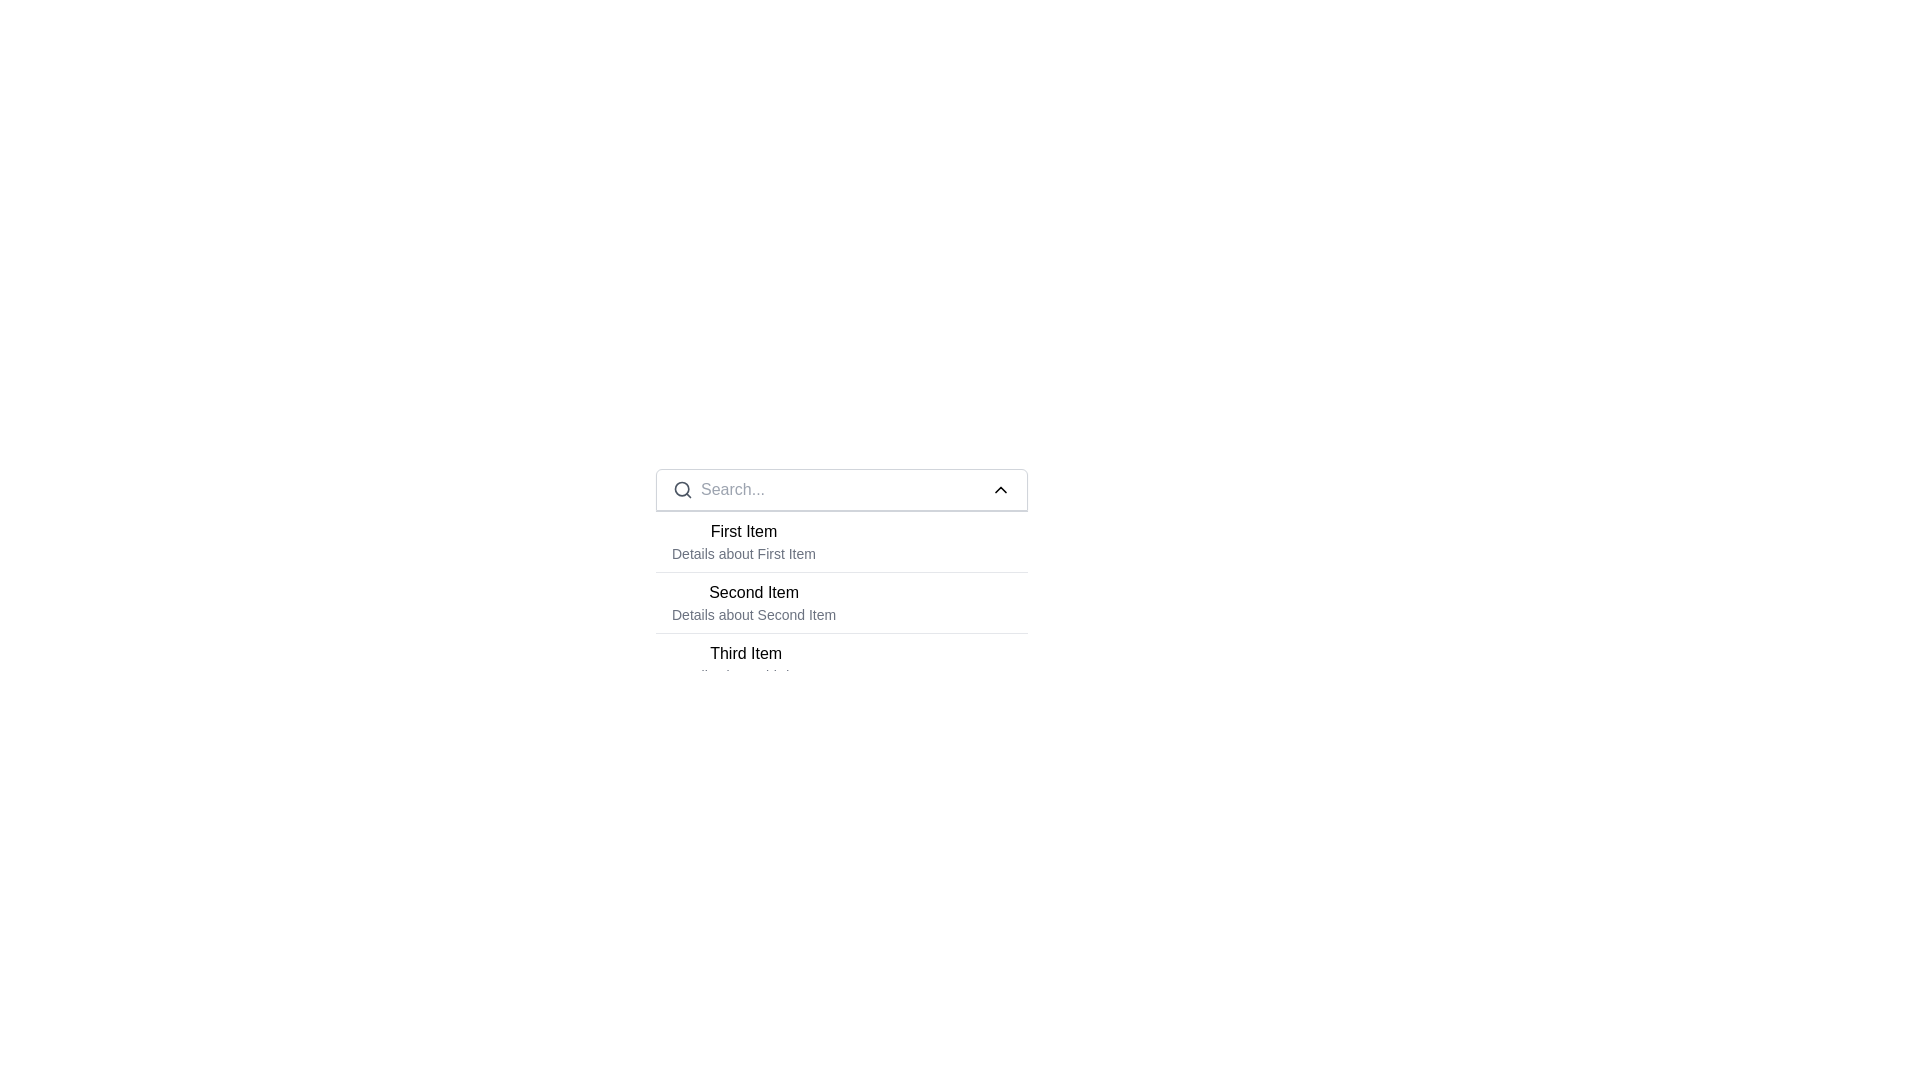 This screenshot has width=1920, height=1080. What do you see at coordinates (841, 589) in the screenshot?
I see `the second item in the dropdown list` at bounding box center [841, 589].